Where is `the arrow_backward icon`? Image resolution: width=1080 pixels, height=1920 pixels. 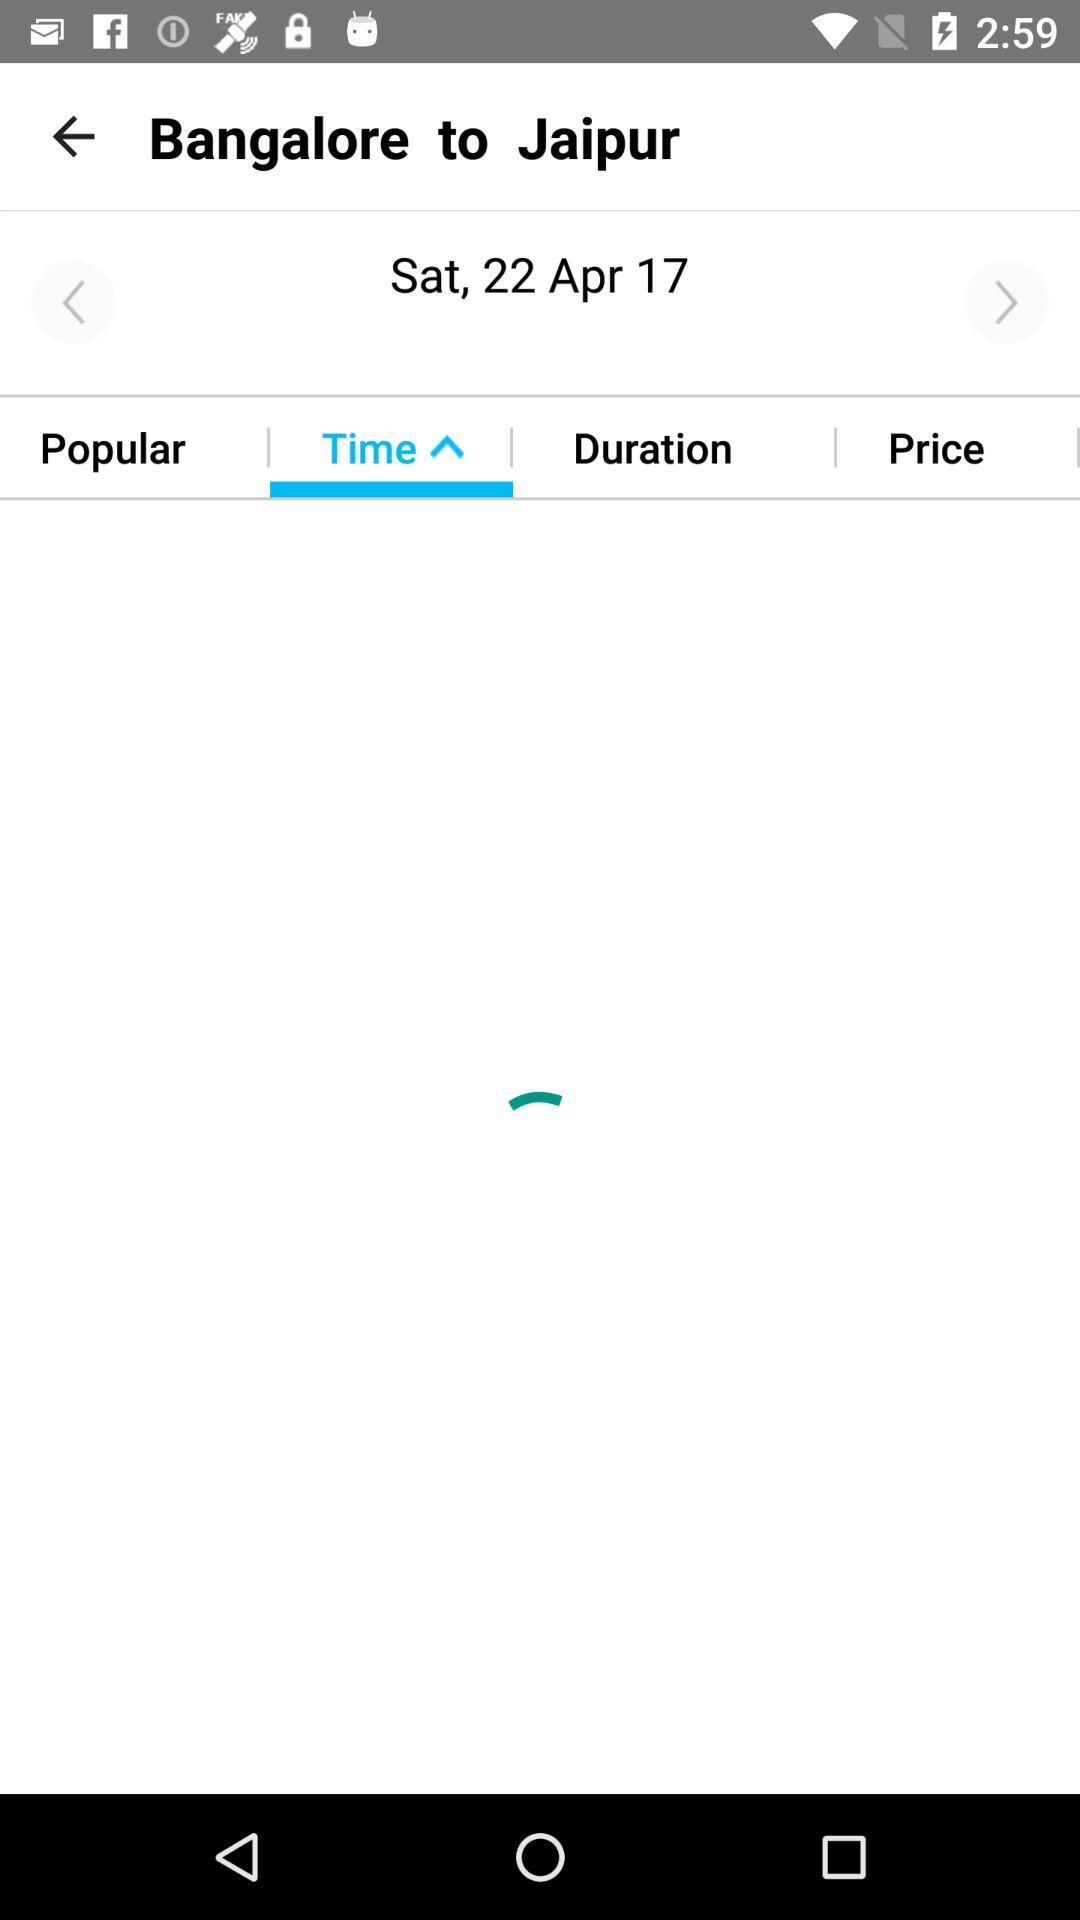
the arrow_backward icon is located at coordinates (72, 301).